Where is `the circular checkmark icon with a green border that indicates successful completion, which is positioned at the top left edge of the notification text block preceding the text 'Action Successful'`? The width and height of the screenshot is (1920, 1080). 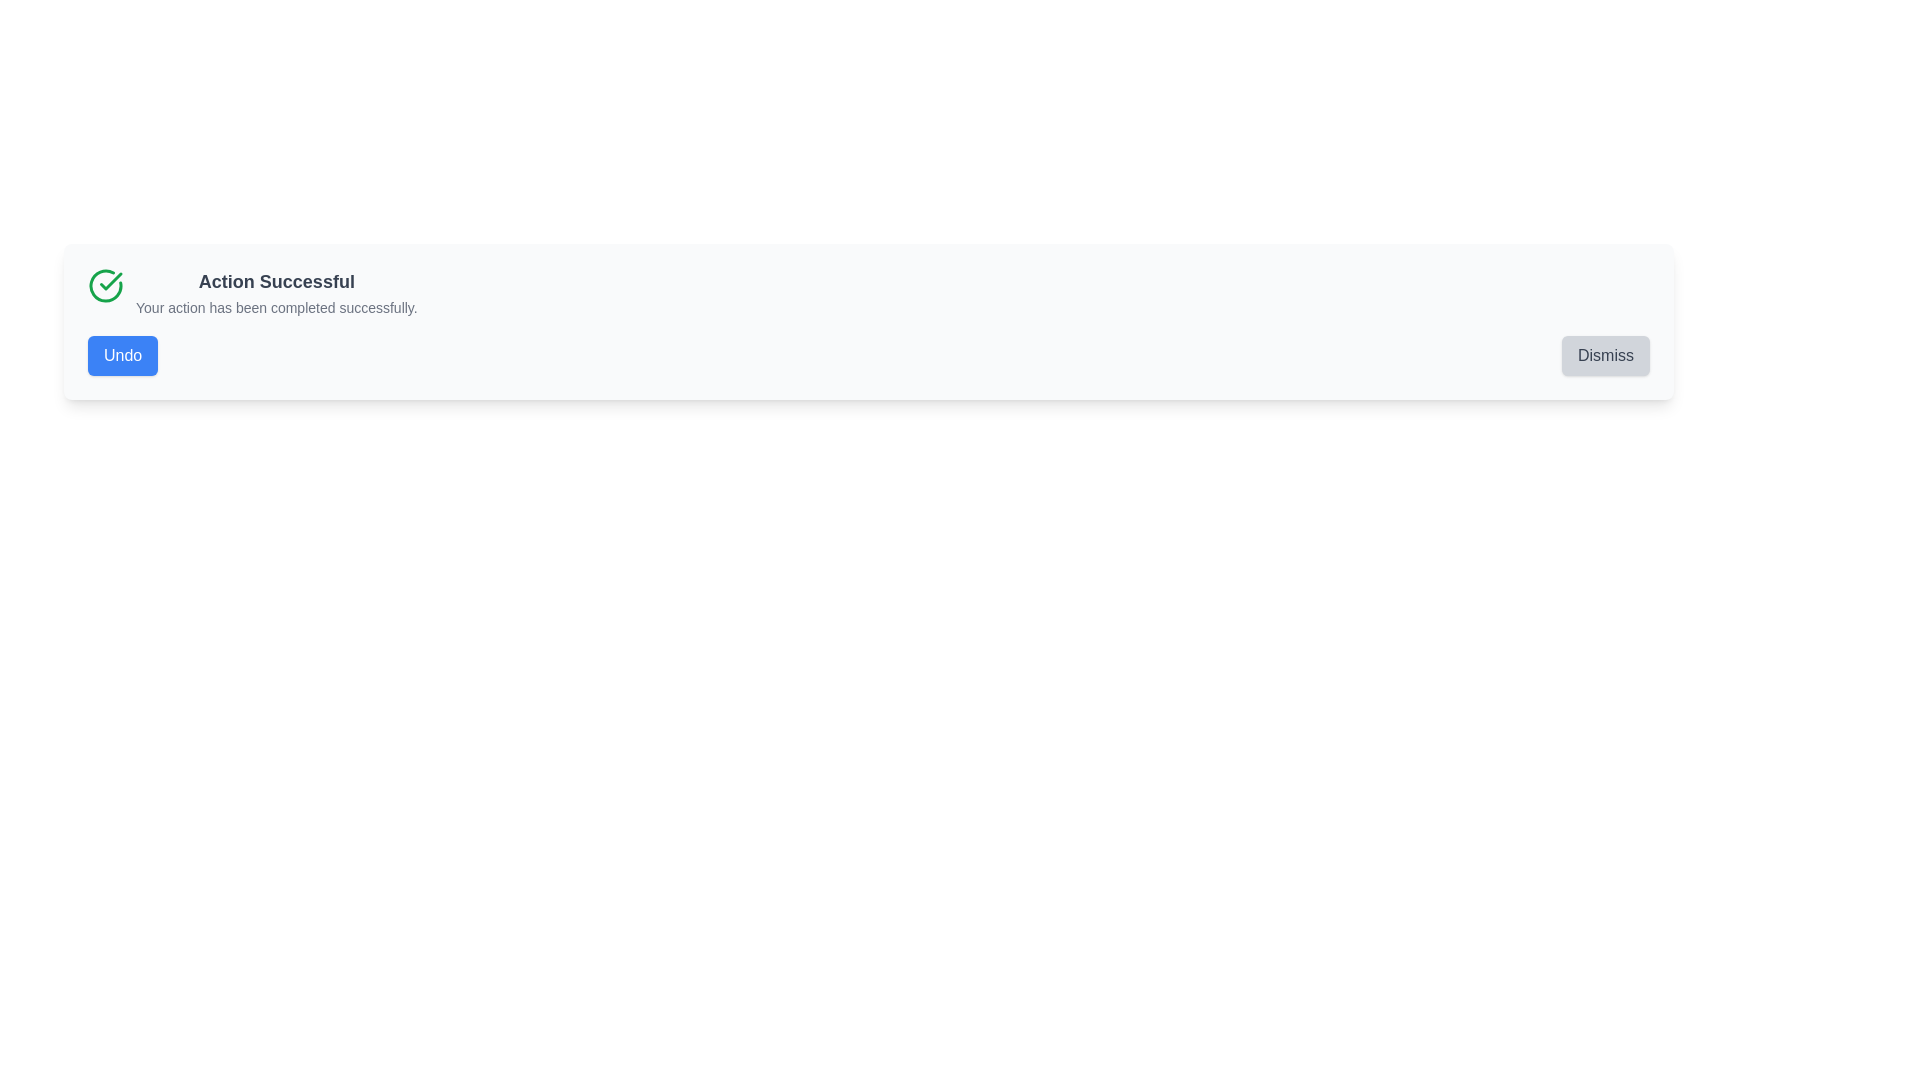
the circular checkmark icon with a green border that indicates successful completion, which is positioned at the top left edge of the notification text block preceding the text 'Action Successful' is located at coordinates (104, 285).